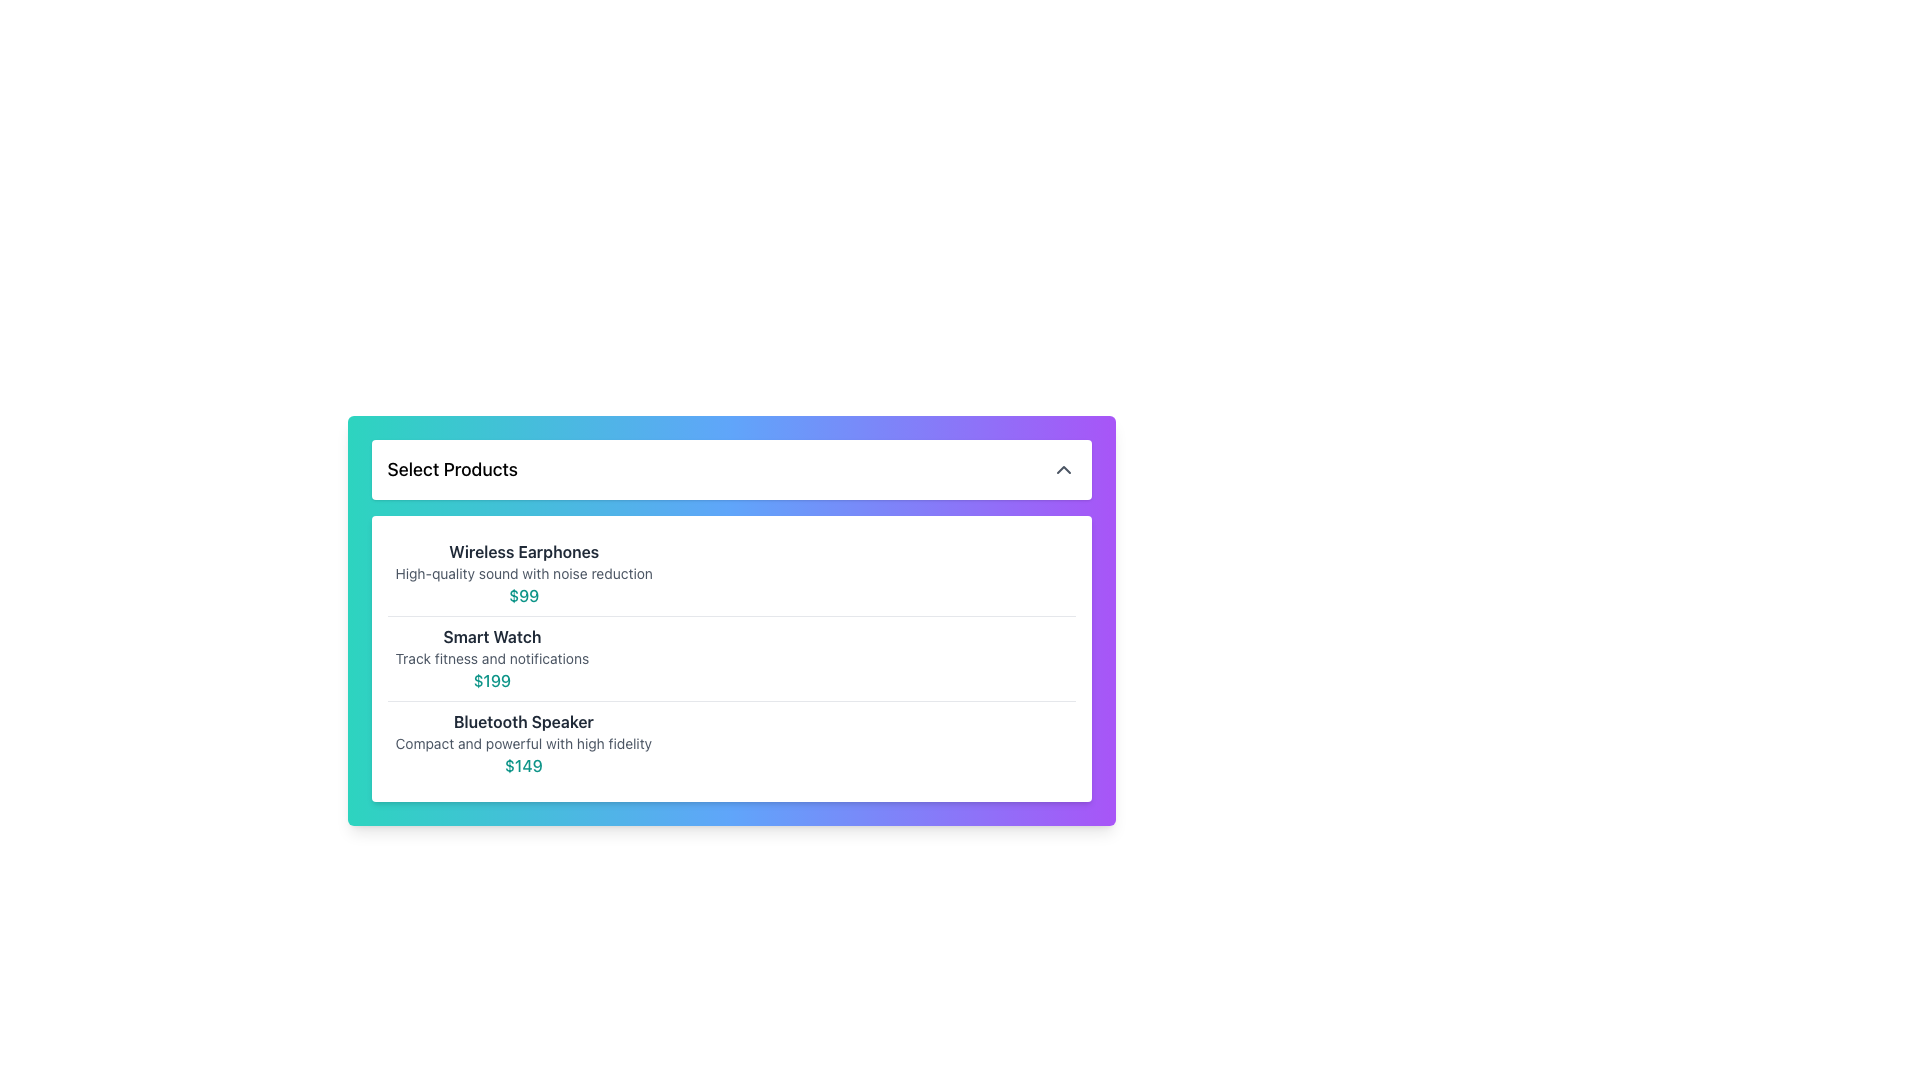 The image size is (1920, 1080). Describe the element at coordinates (523, 721) in the screenshot. I see `the 'Bluetooth Speaker' text label at the top of the third product card` at that location.